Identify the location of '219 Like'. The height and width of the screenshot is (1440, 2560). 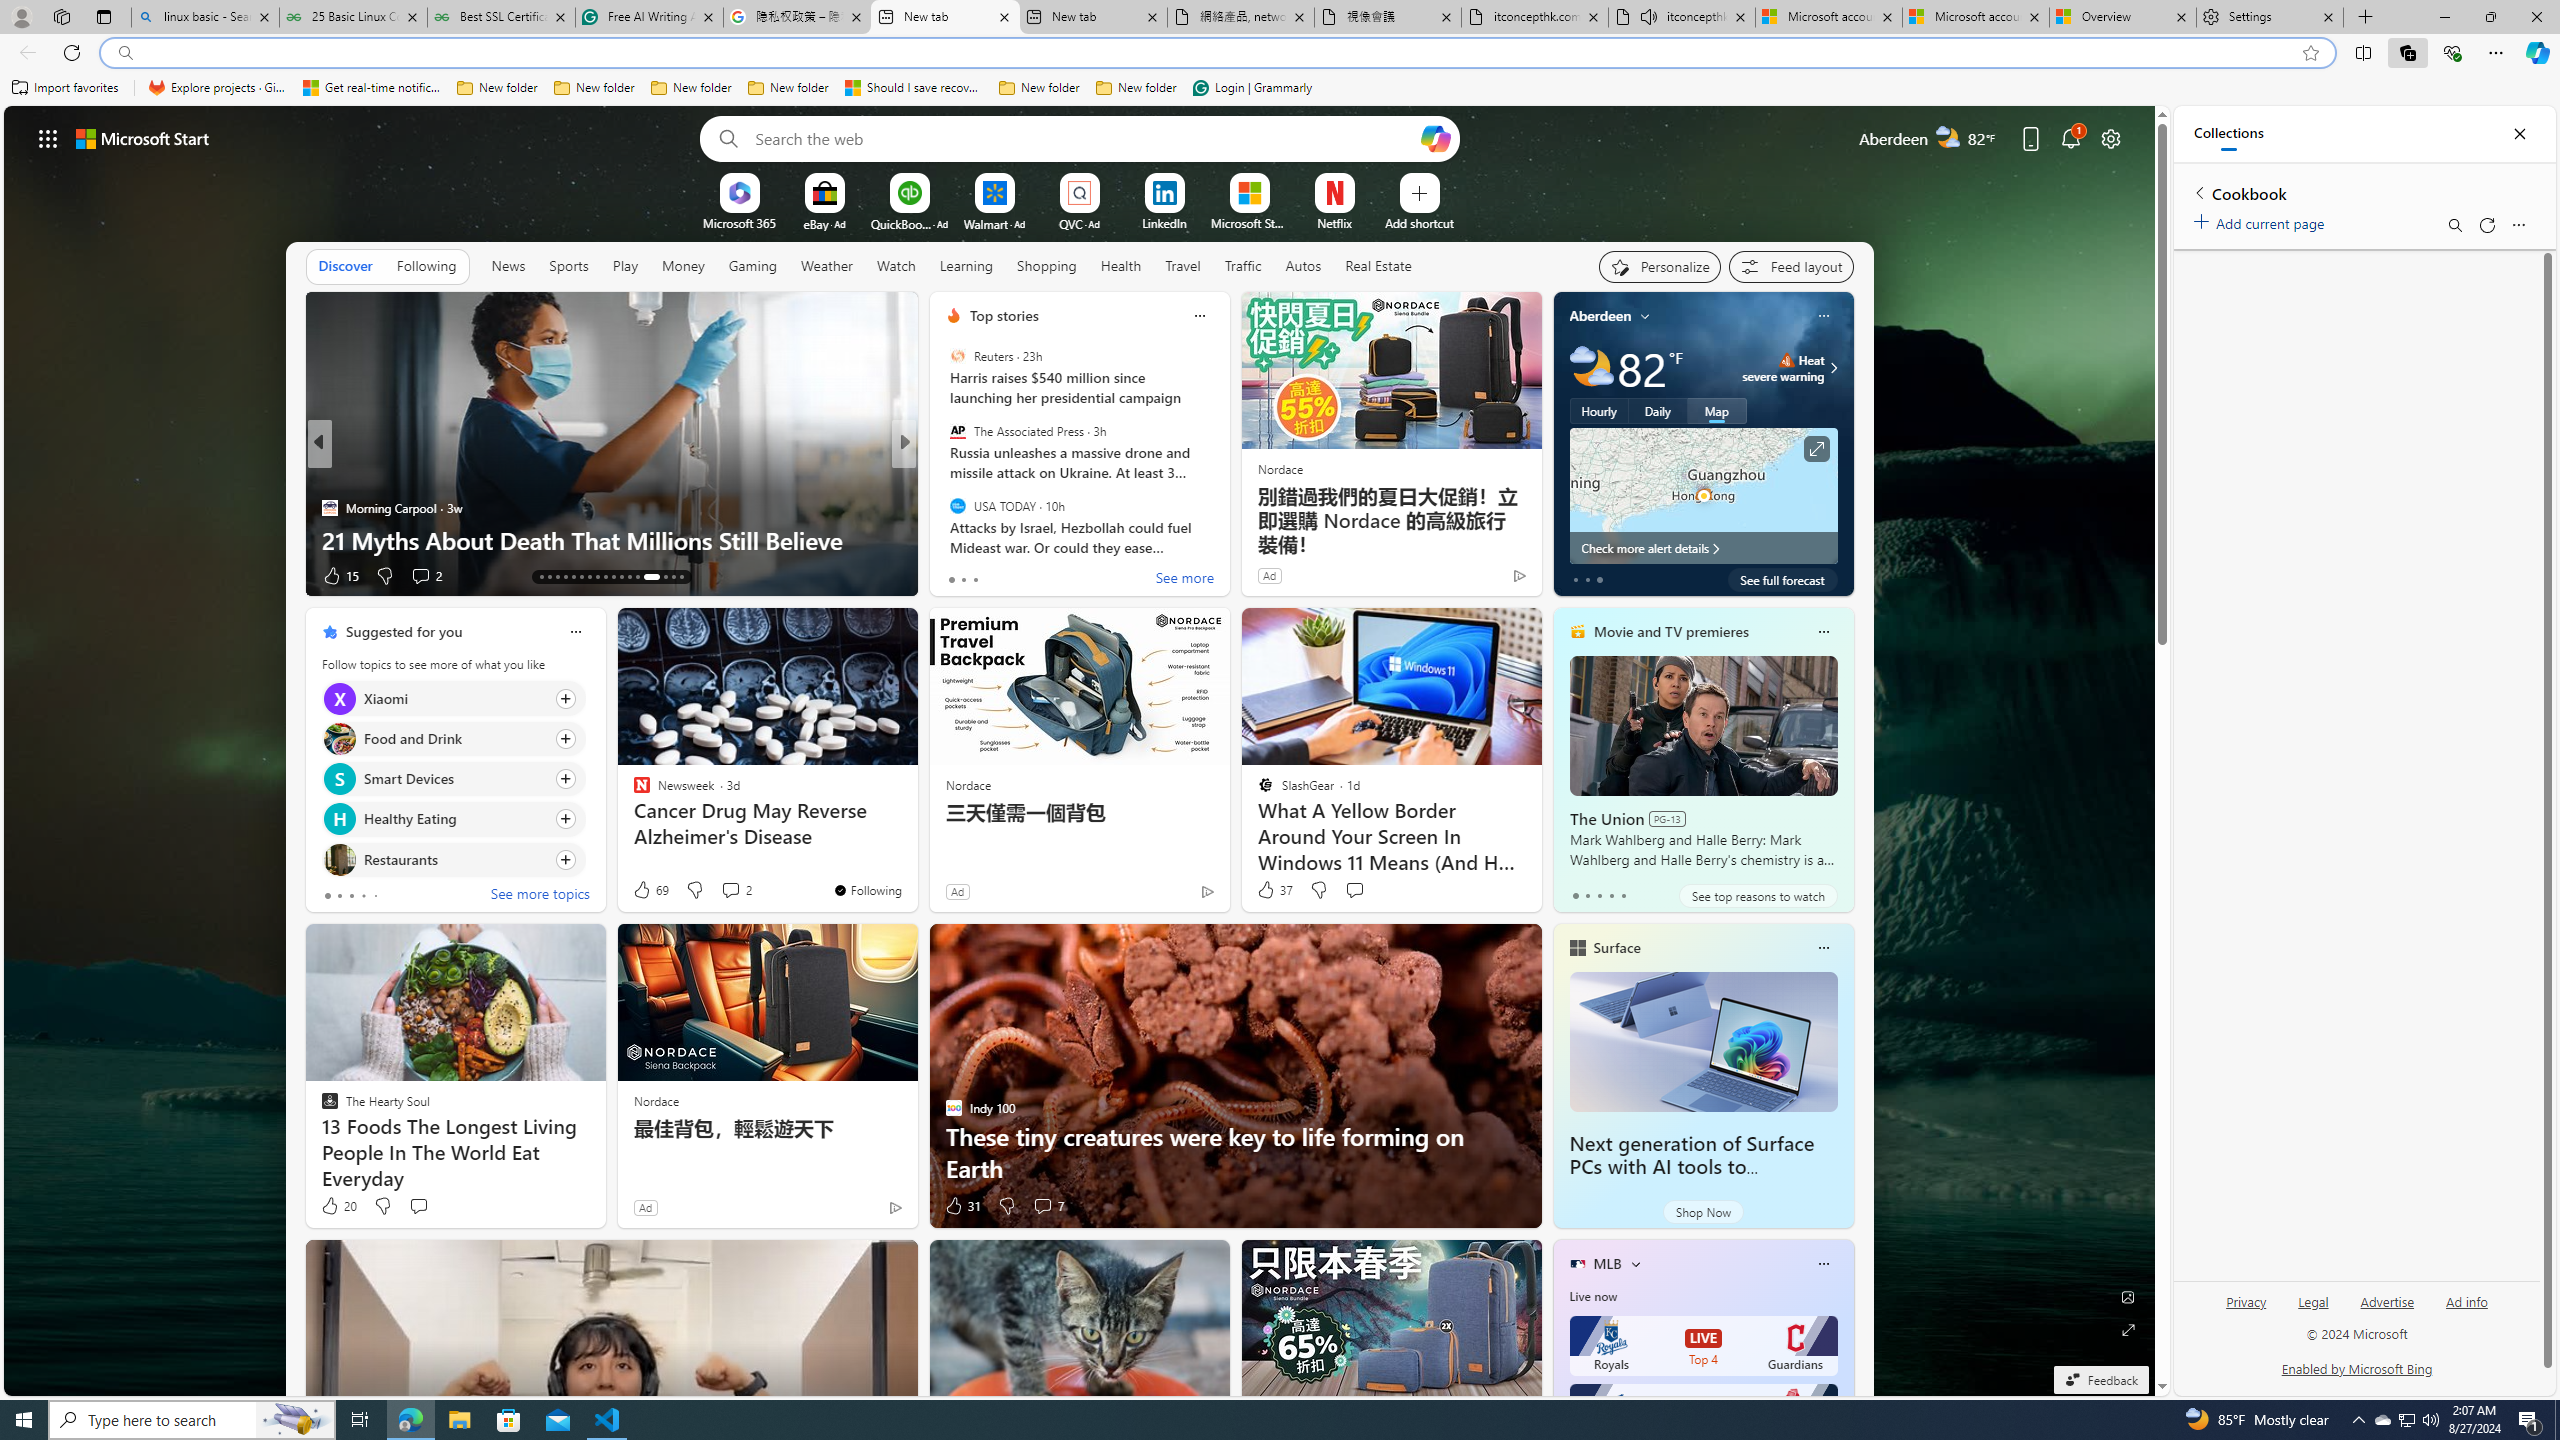
(957, 575).